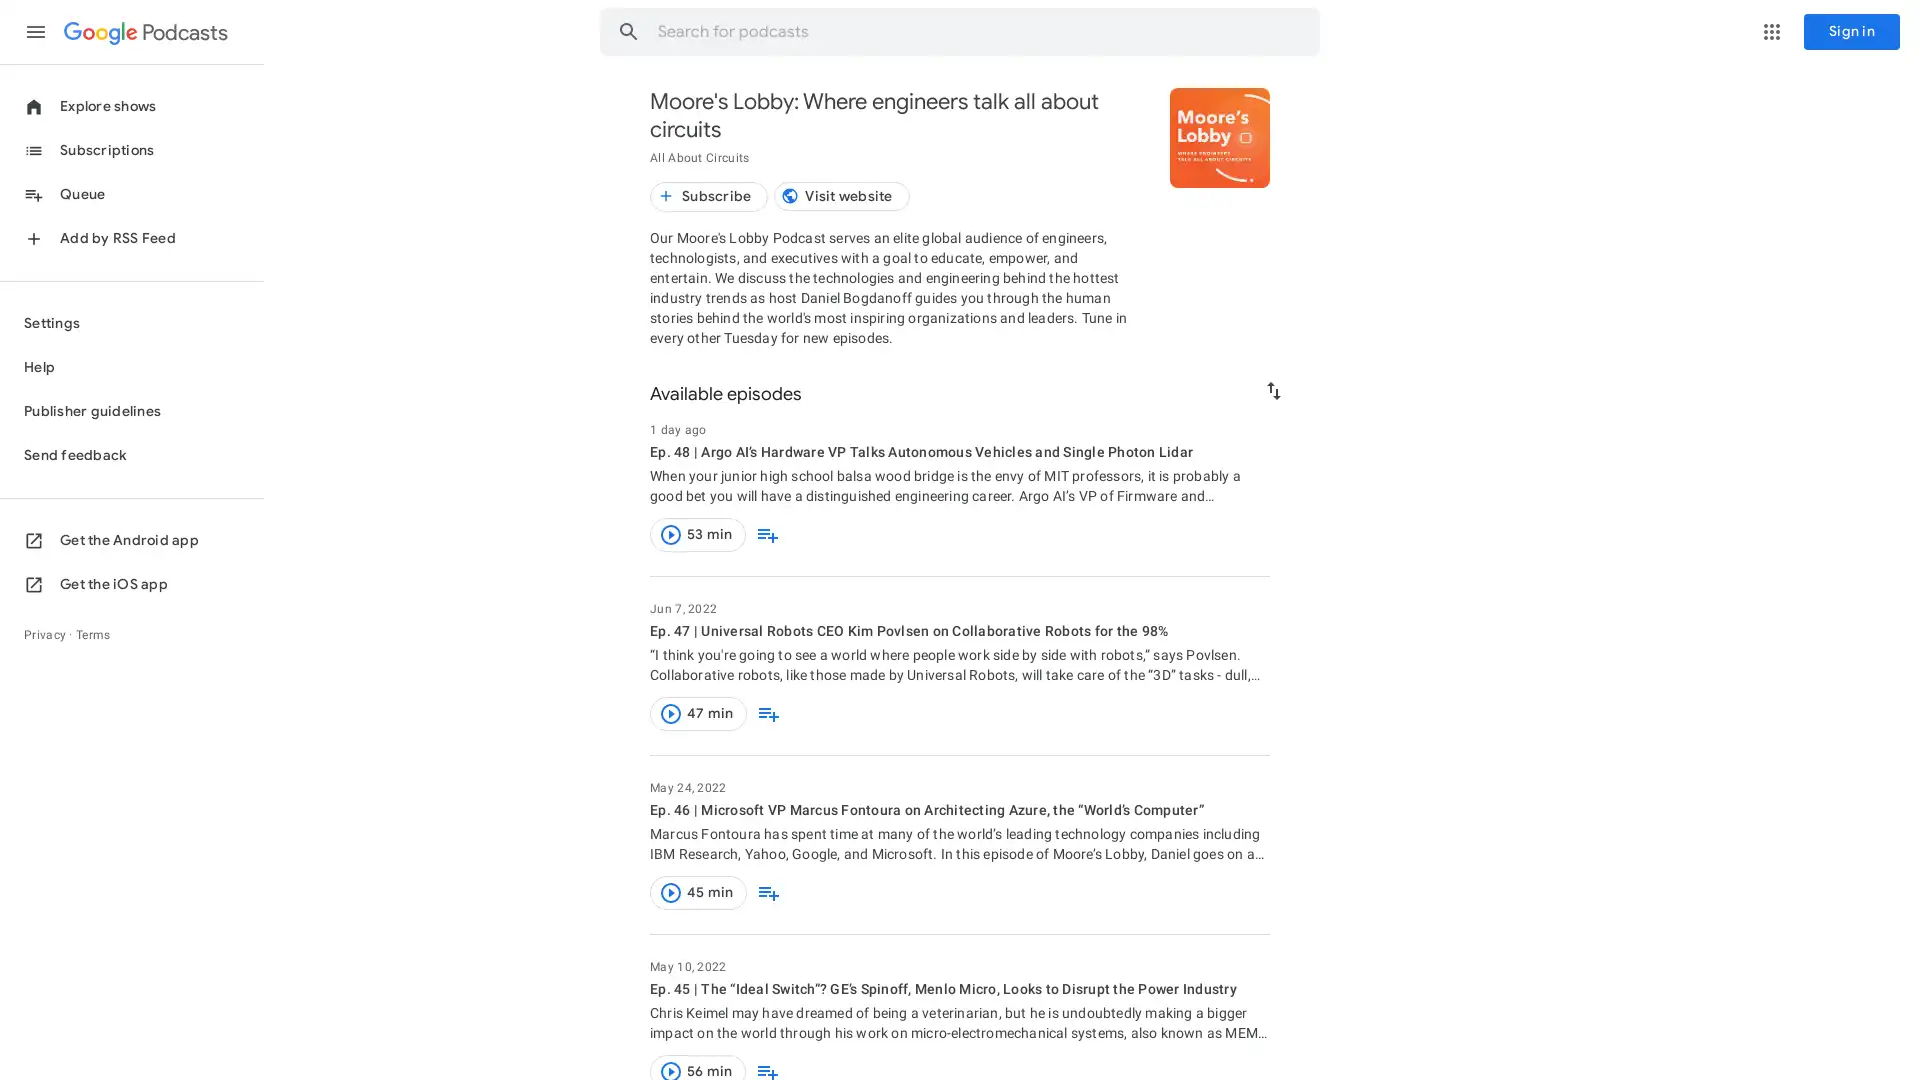 This screenshot has height=1080, width=1920. I want to click on Play this episode, so click(671, 892).